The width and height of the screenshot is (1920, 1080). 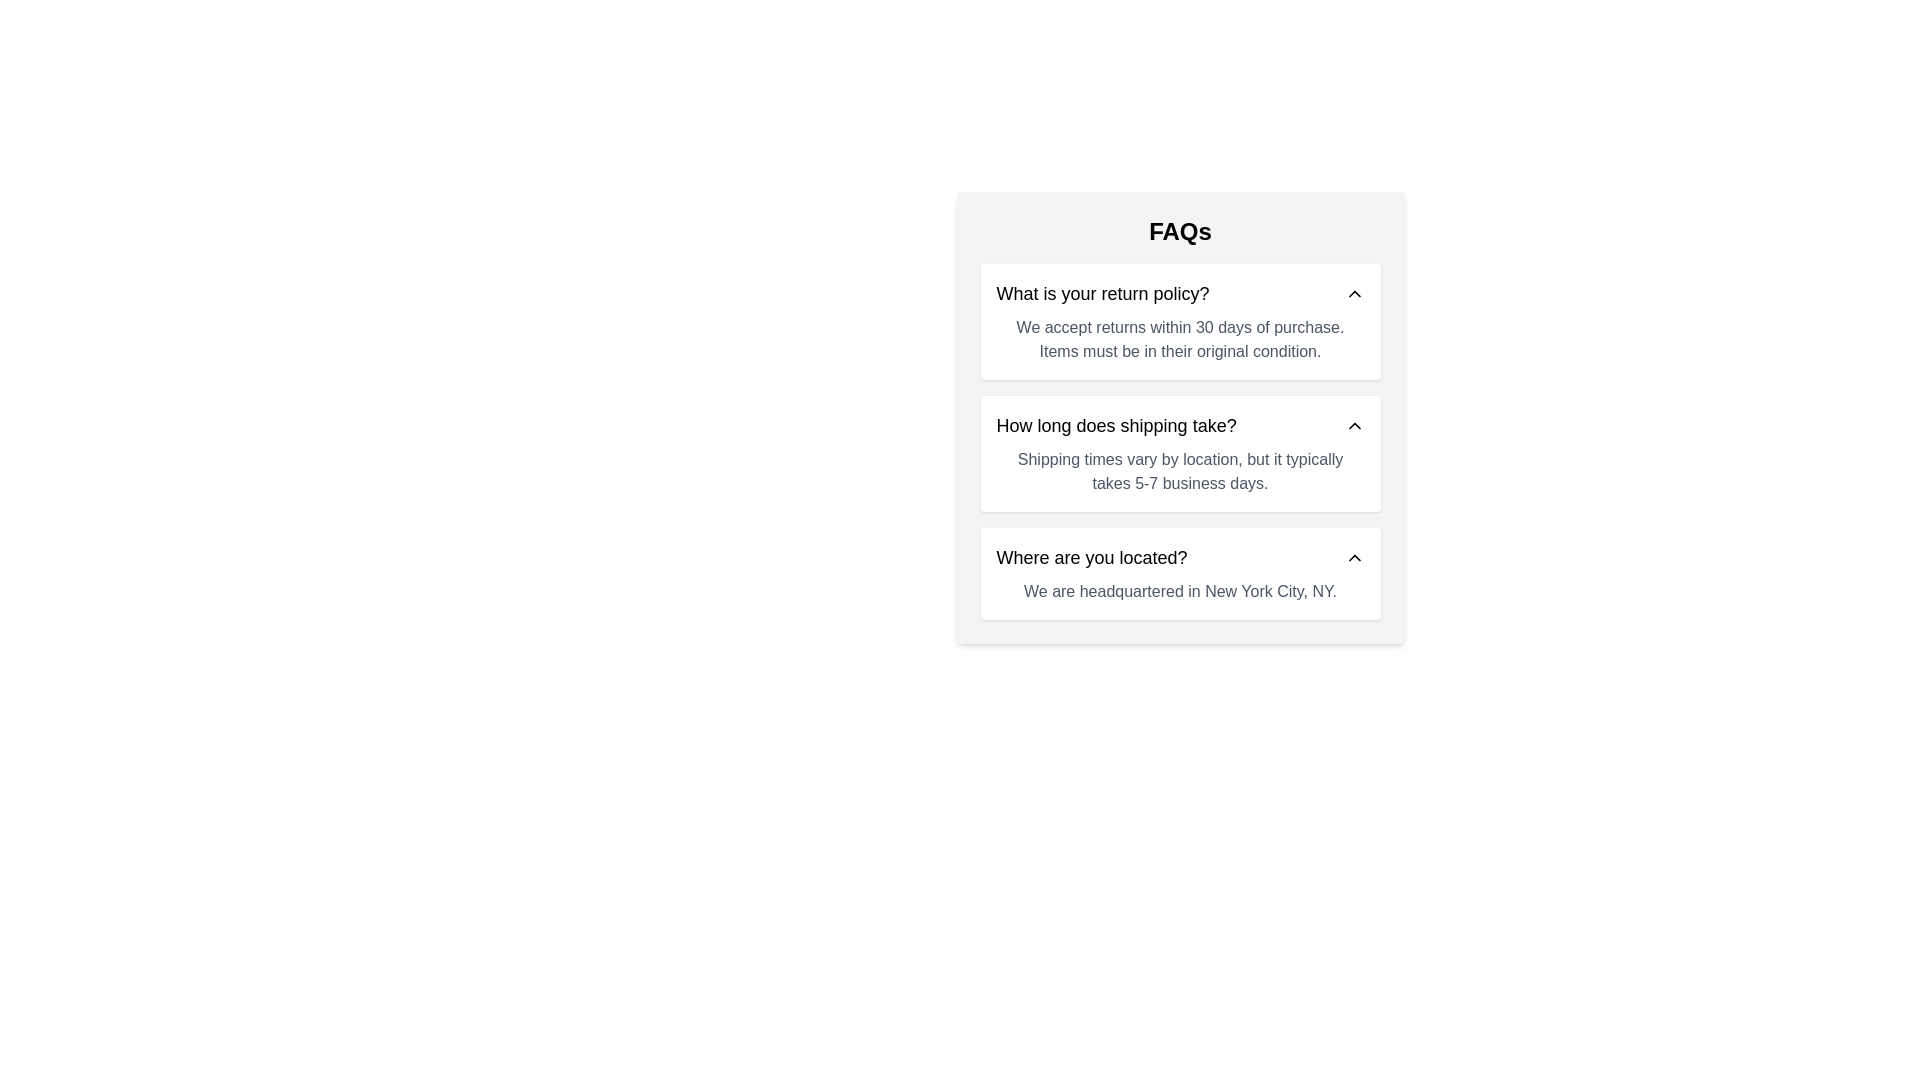 What do you see at coordinates (1354, 424) in the screenshot?
I see `the chevron icon indicating the collapsible state of the FAQ item for 'How long does shipping take?'` at bounding box center [1354, 424].